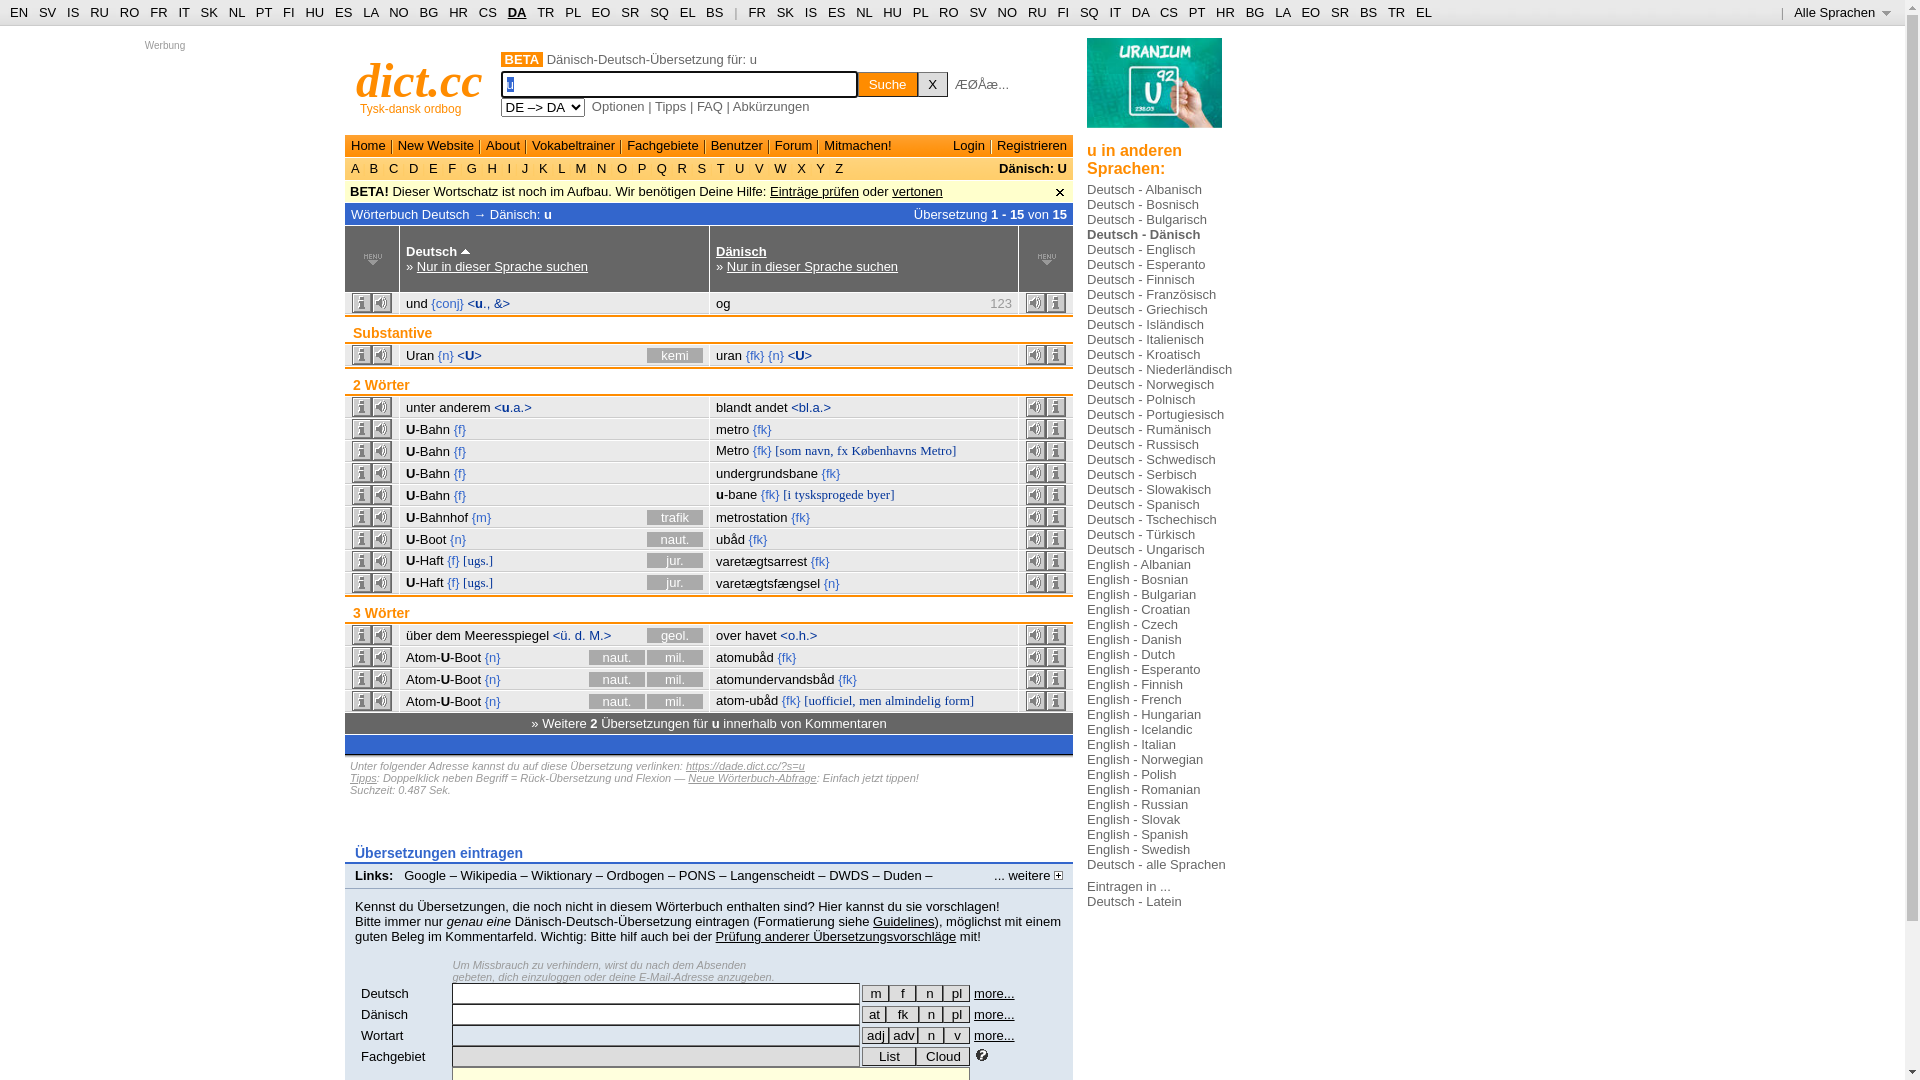  Describe the element at coordinates (1143, 353) in the screenshot. I see `'Deutsch - Kroatisch'` at that location.